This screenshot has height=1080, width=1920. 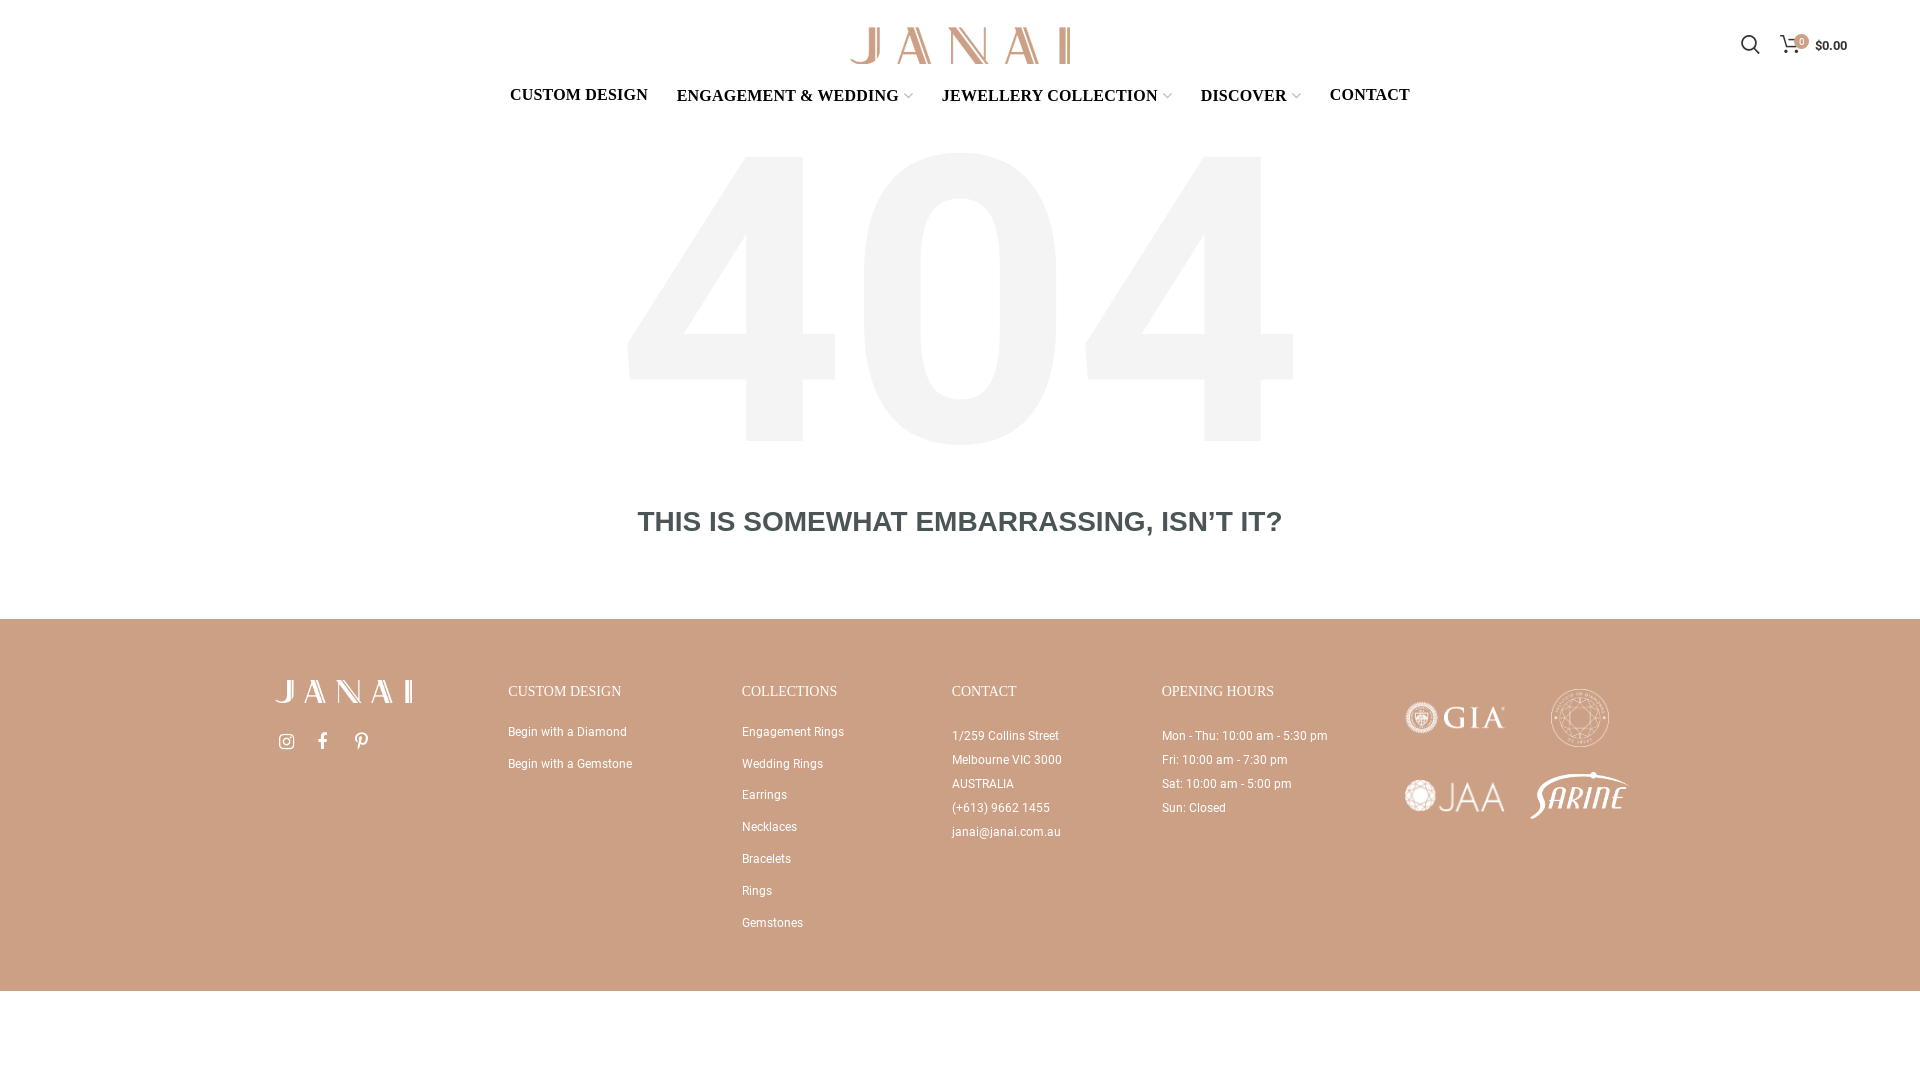 I want to click on 'ENGAGEMENT & WEDDING', so click(x=794, y=97).